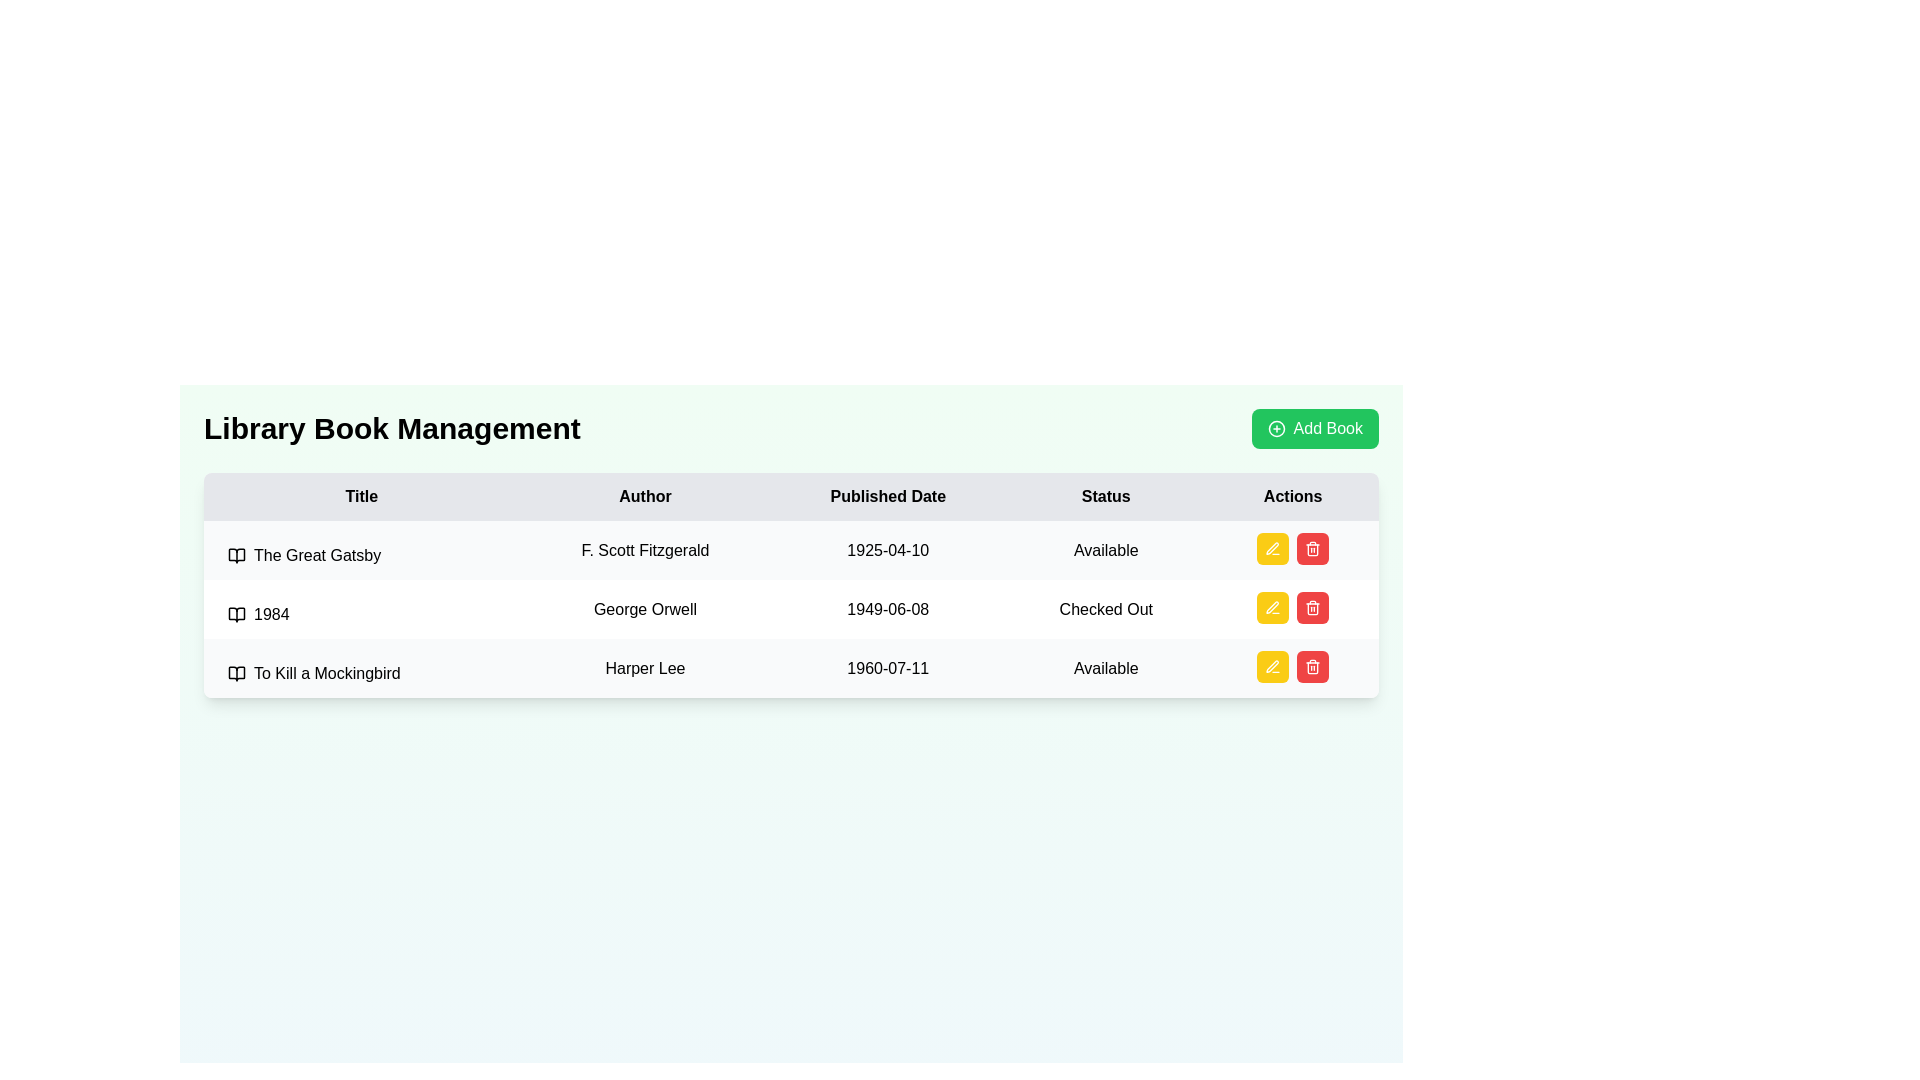 The height and width of the screenshot is (1080, 1920). What do you see at coordinates (887, 608) in the screenshot?
I see `the text displaying '1949-06-08' in the third column of the second row of a table, corresponding to 'Published Date' for '1984' by 'George Orwell'` at bounding box center [887, 608].